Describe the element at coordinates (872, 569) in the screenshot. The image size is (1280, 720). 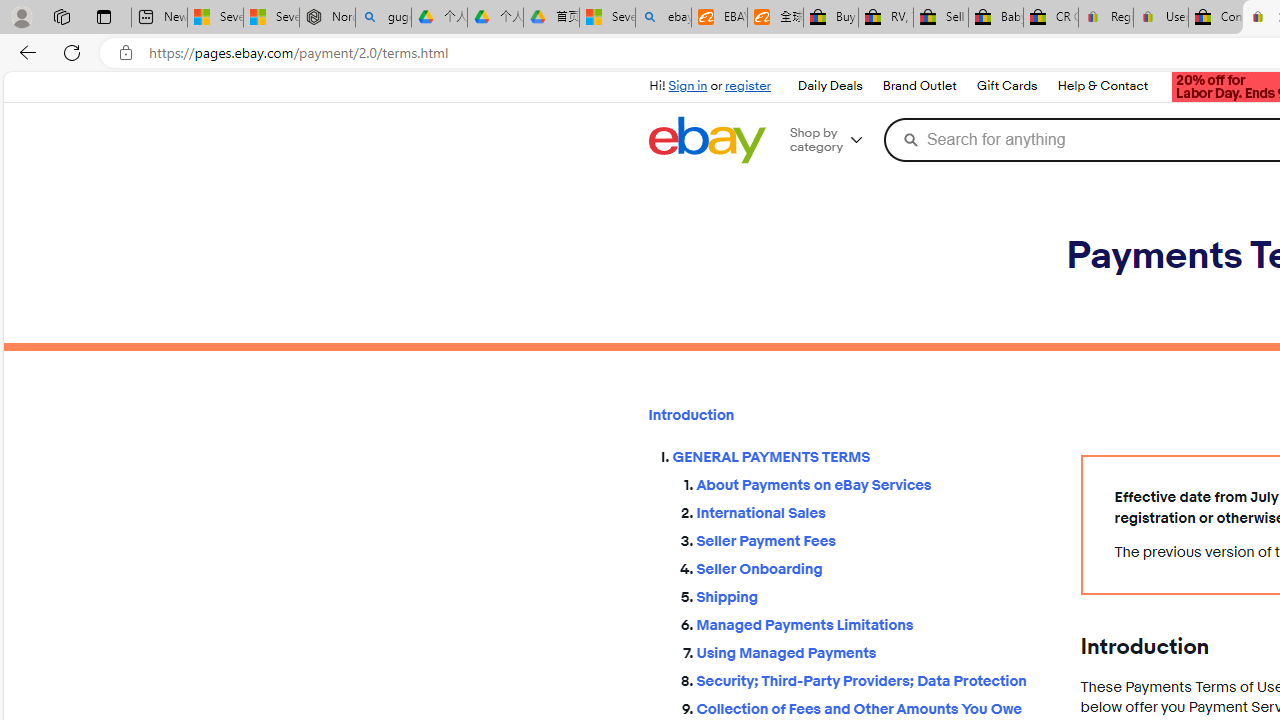
I see `'Seller Onboarding'` at that location.